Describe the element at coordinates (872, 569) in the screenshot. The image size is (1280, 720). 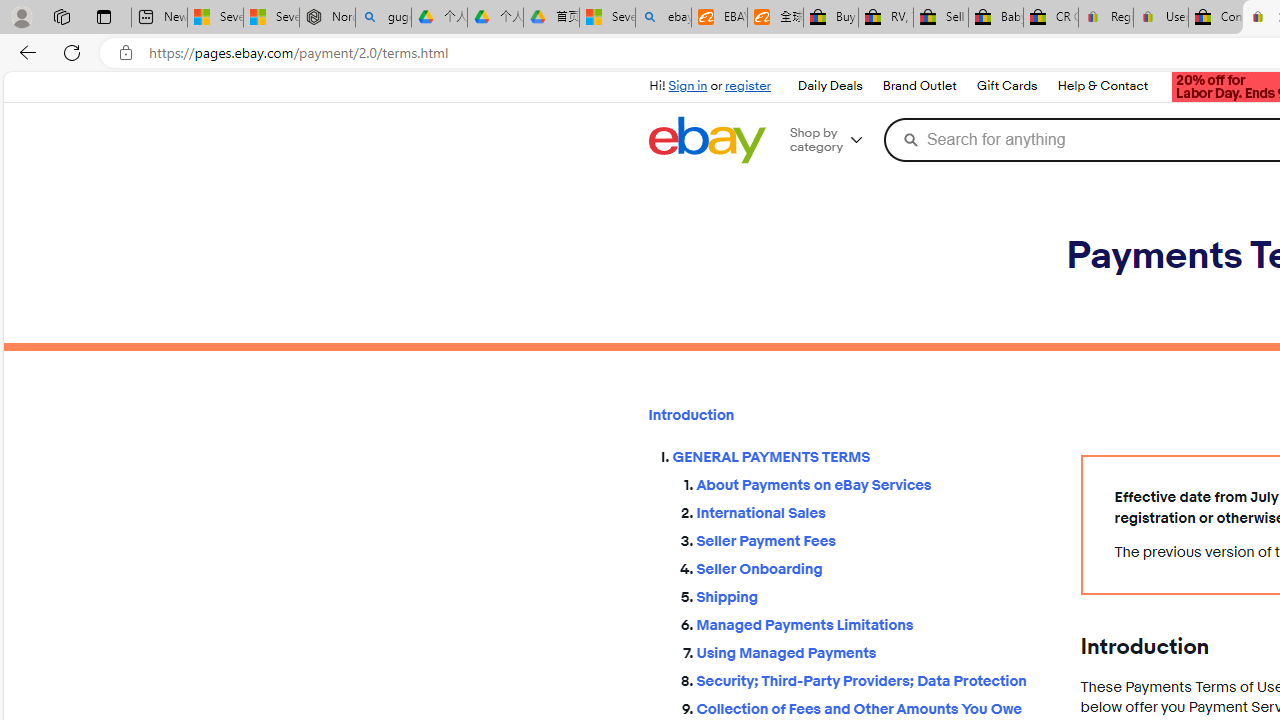
I see `'Seller Onboarding'` at that location.